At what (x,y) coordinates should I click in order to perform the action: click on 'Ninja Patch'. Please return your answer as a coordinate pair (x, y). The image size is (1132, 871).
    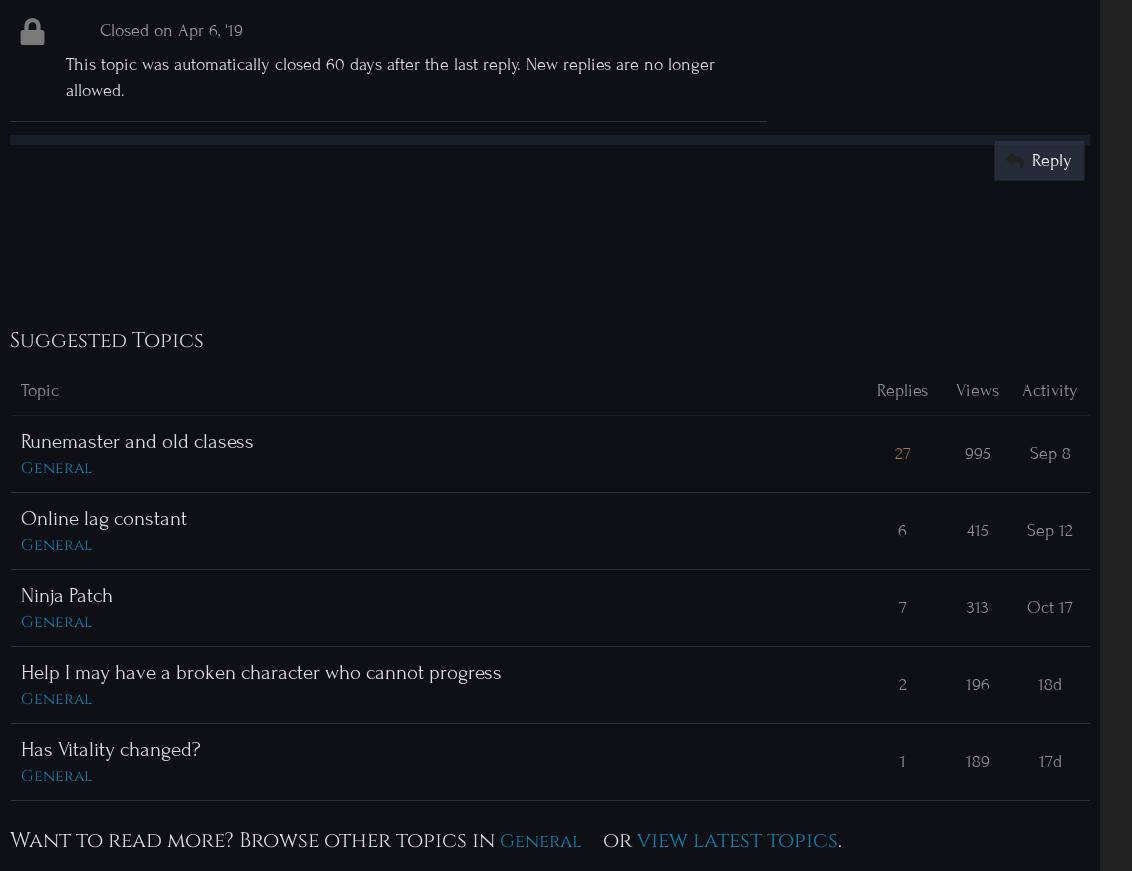
    Looking at the image, I should click on (67, 593).